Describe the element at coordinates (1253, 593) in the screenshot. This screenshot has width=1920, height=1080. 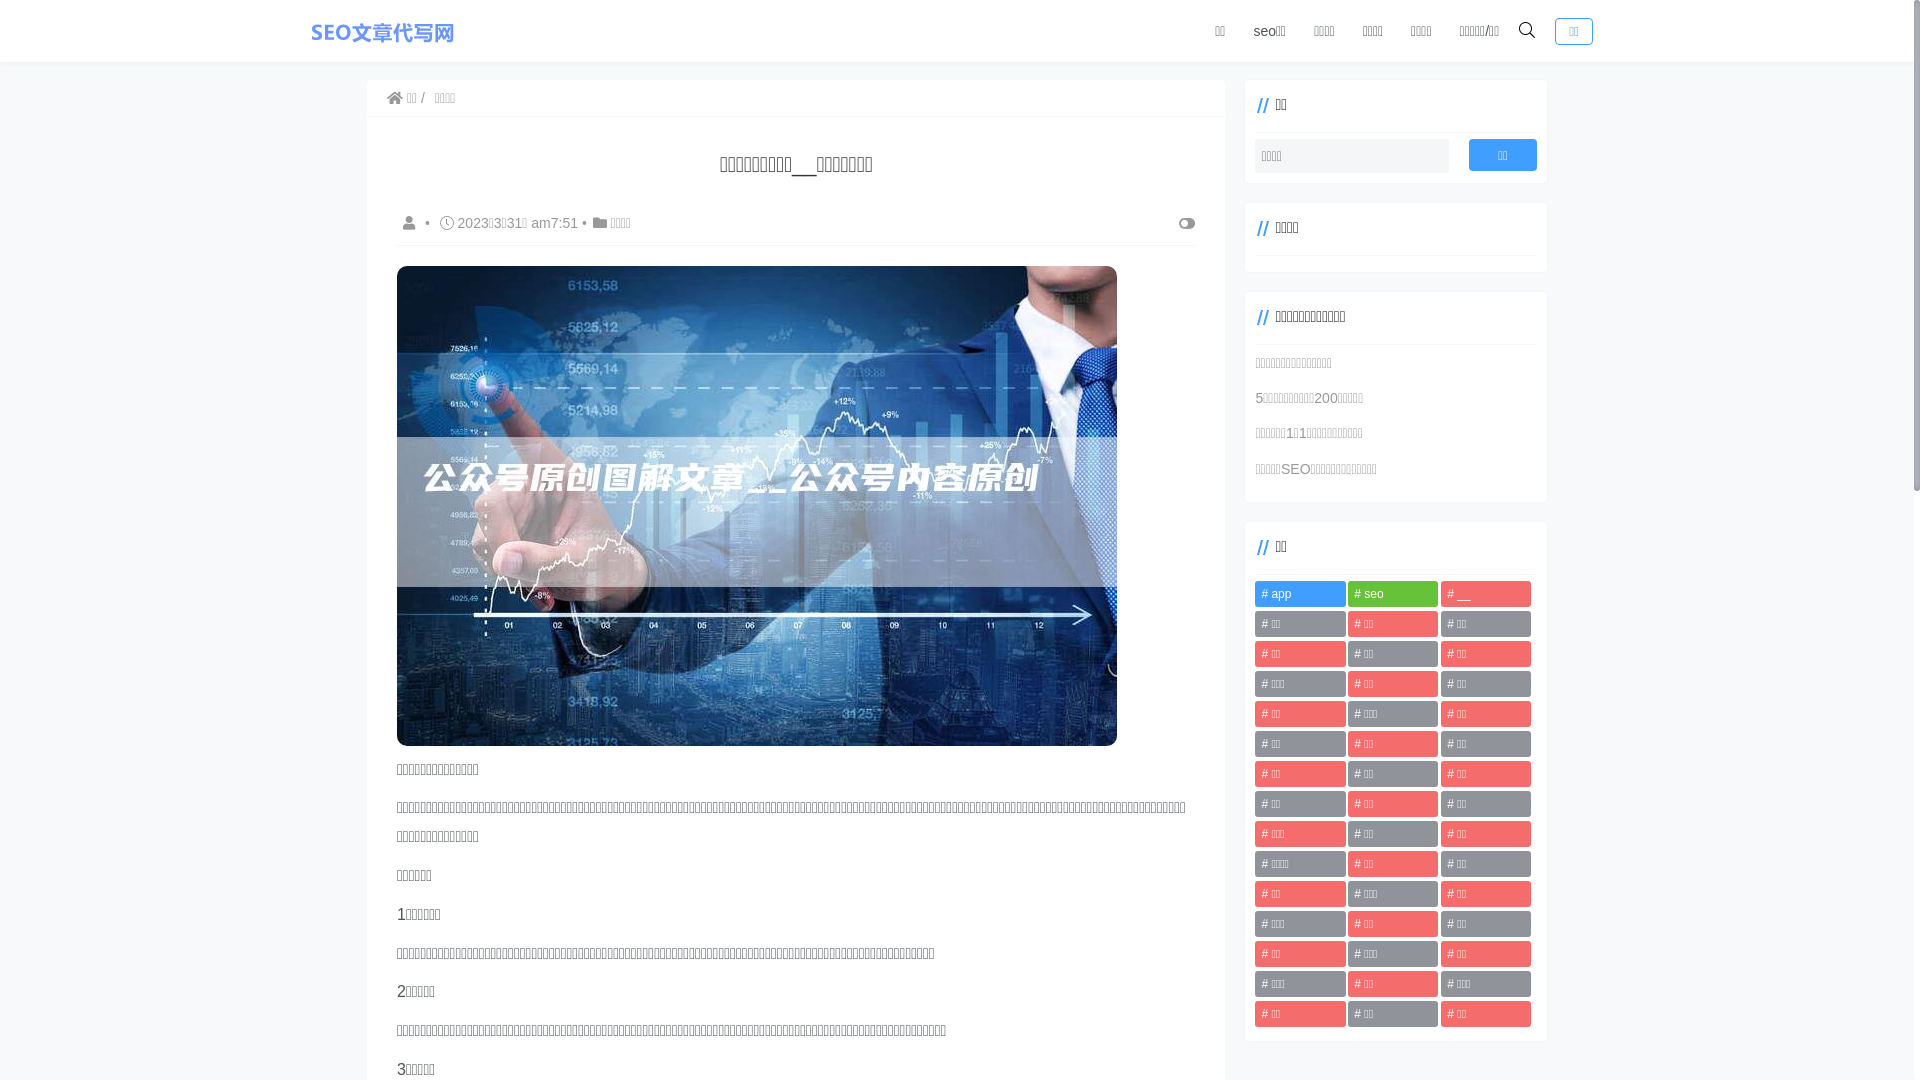
I see `'app'` at that location.